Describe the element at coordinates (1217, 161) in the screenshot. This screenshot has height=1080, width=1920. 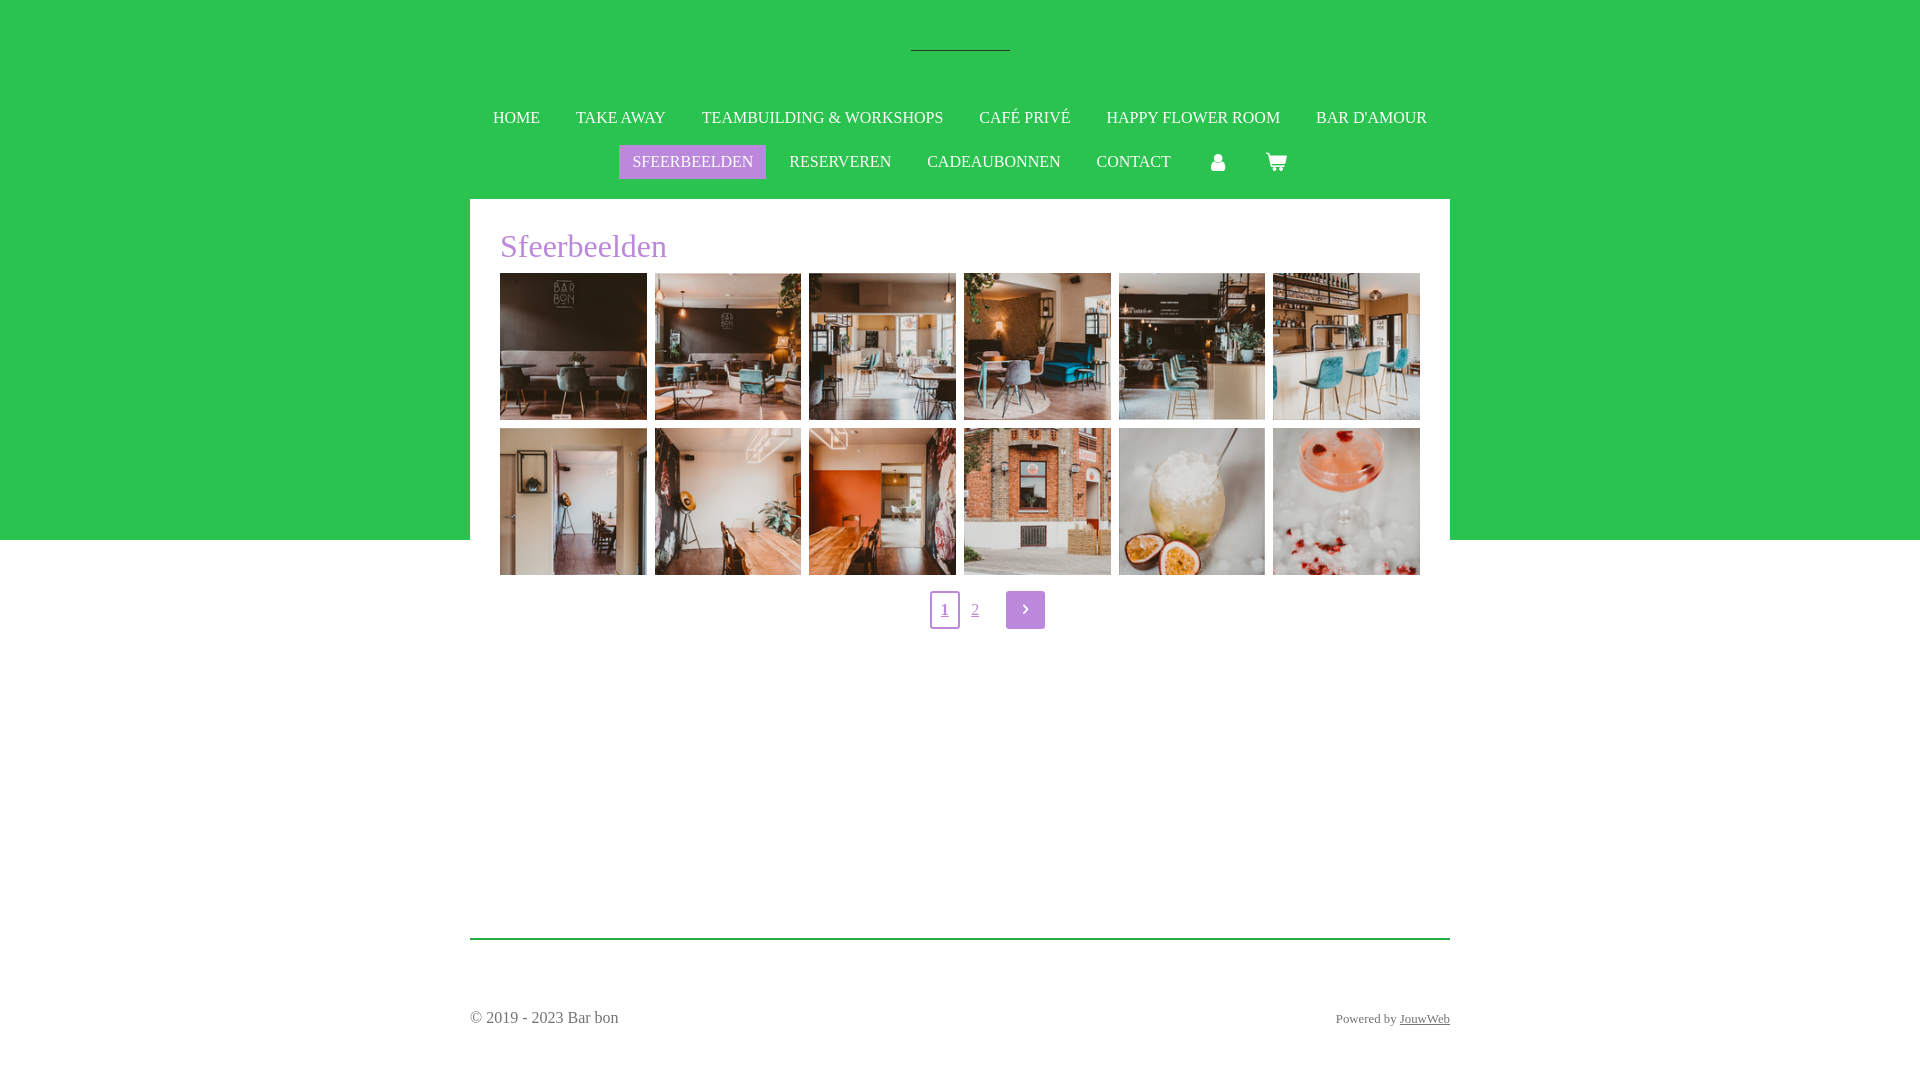
I see `'Account'` at that location.